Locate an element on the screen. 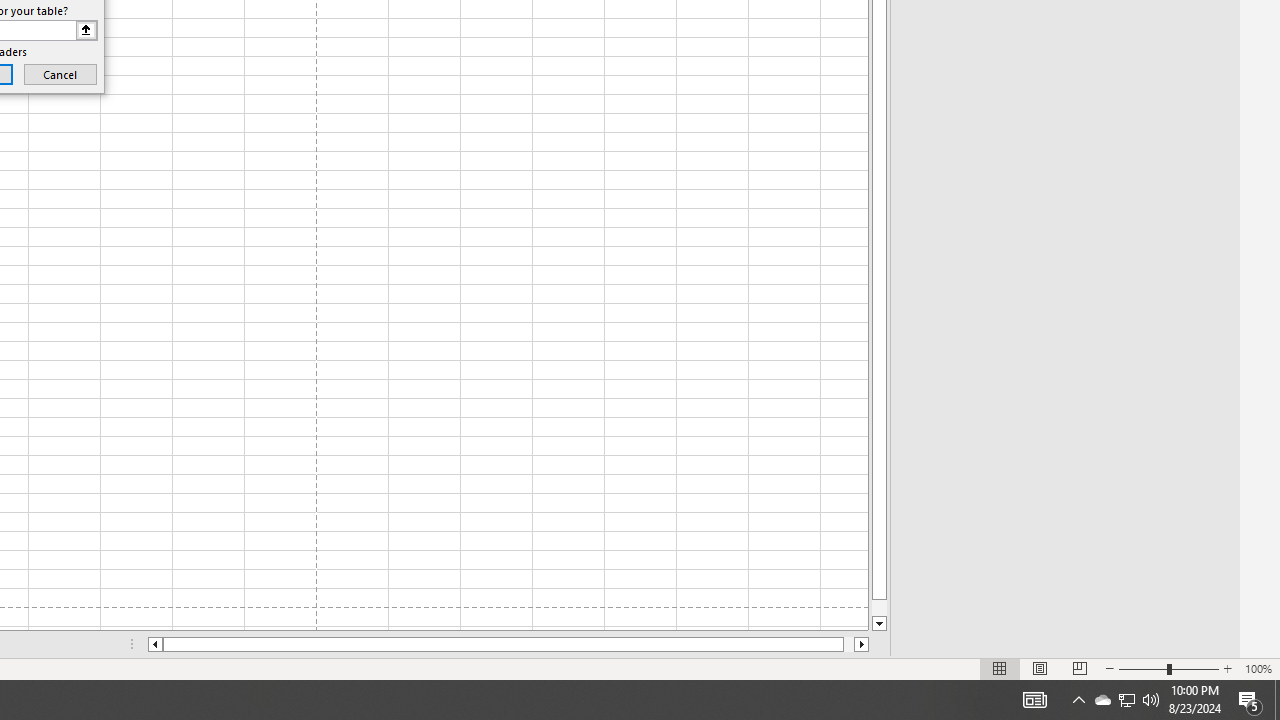  'Zoom' is located at coordinates (1168, 669).